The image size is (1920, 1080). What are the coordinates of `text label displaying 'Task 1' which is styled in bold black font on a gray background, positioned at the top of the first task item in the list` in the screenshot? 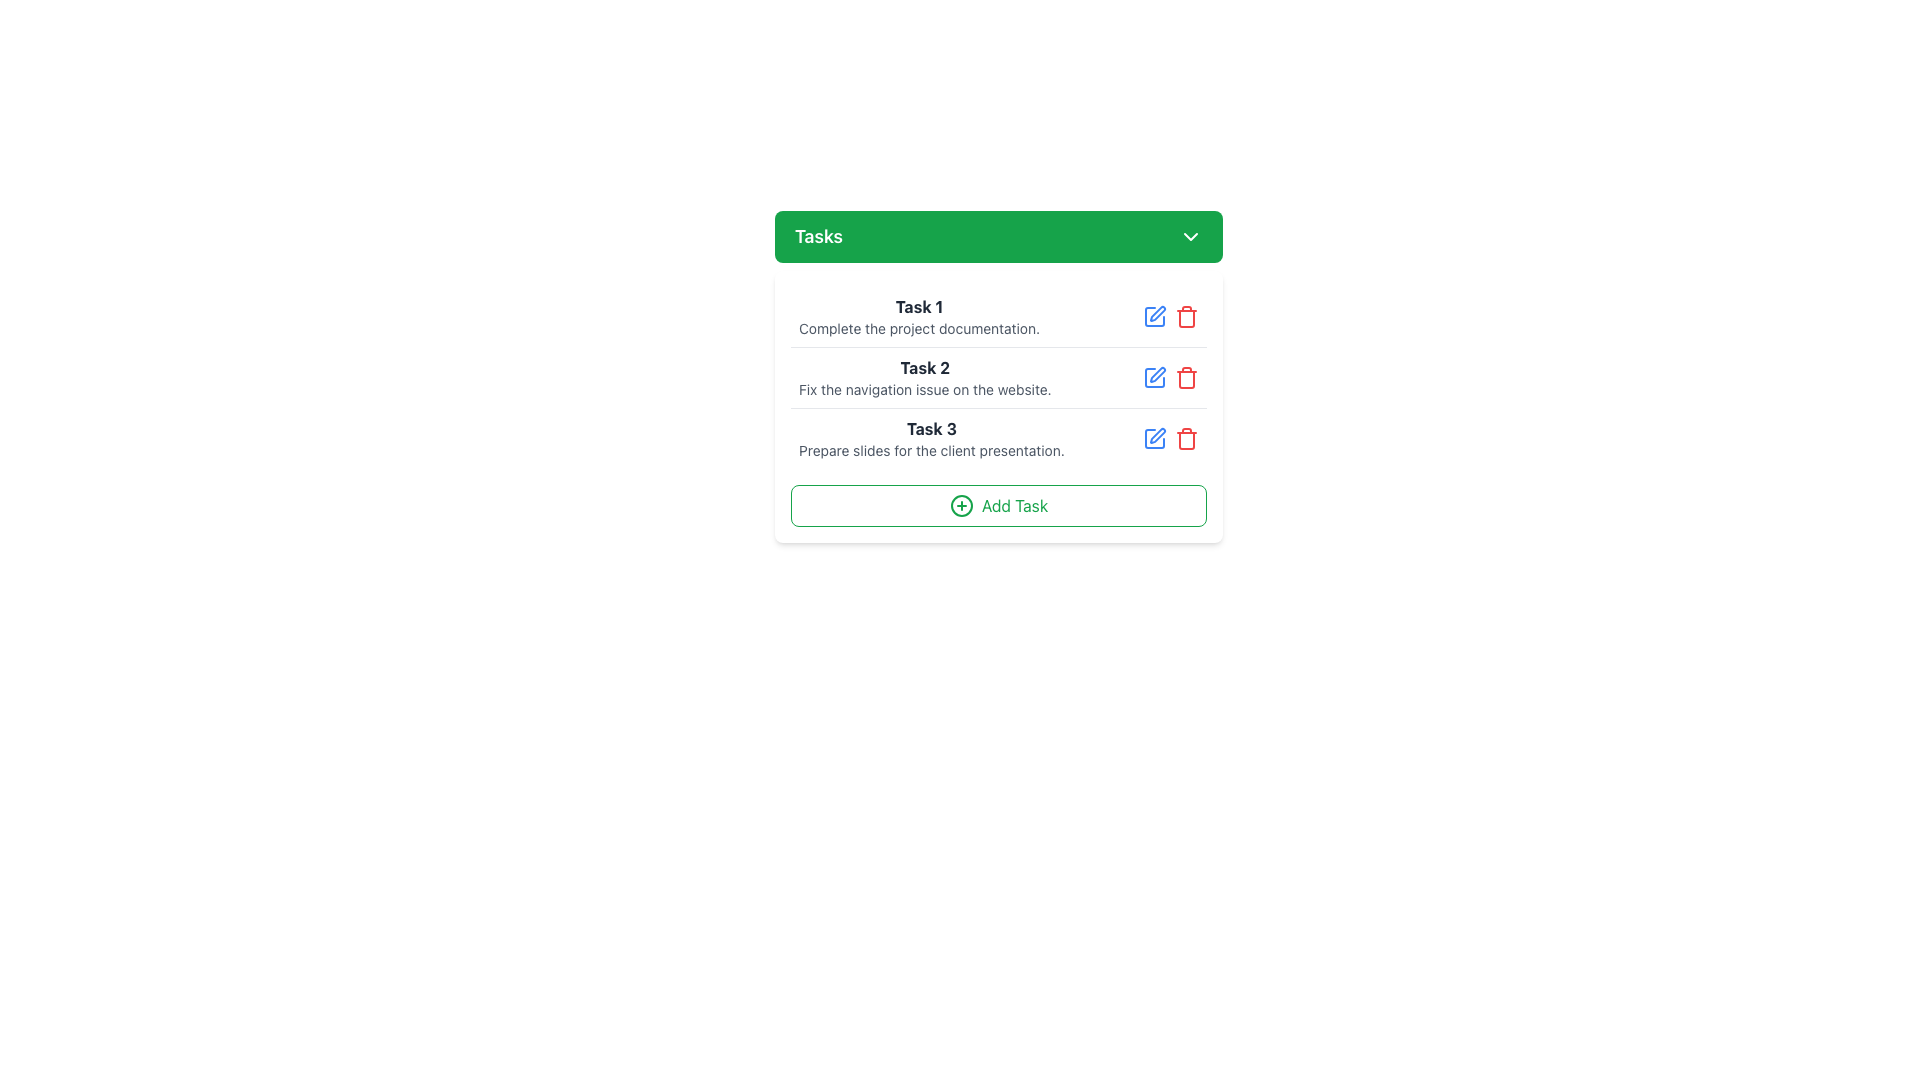 It's located at (918, 307).